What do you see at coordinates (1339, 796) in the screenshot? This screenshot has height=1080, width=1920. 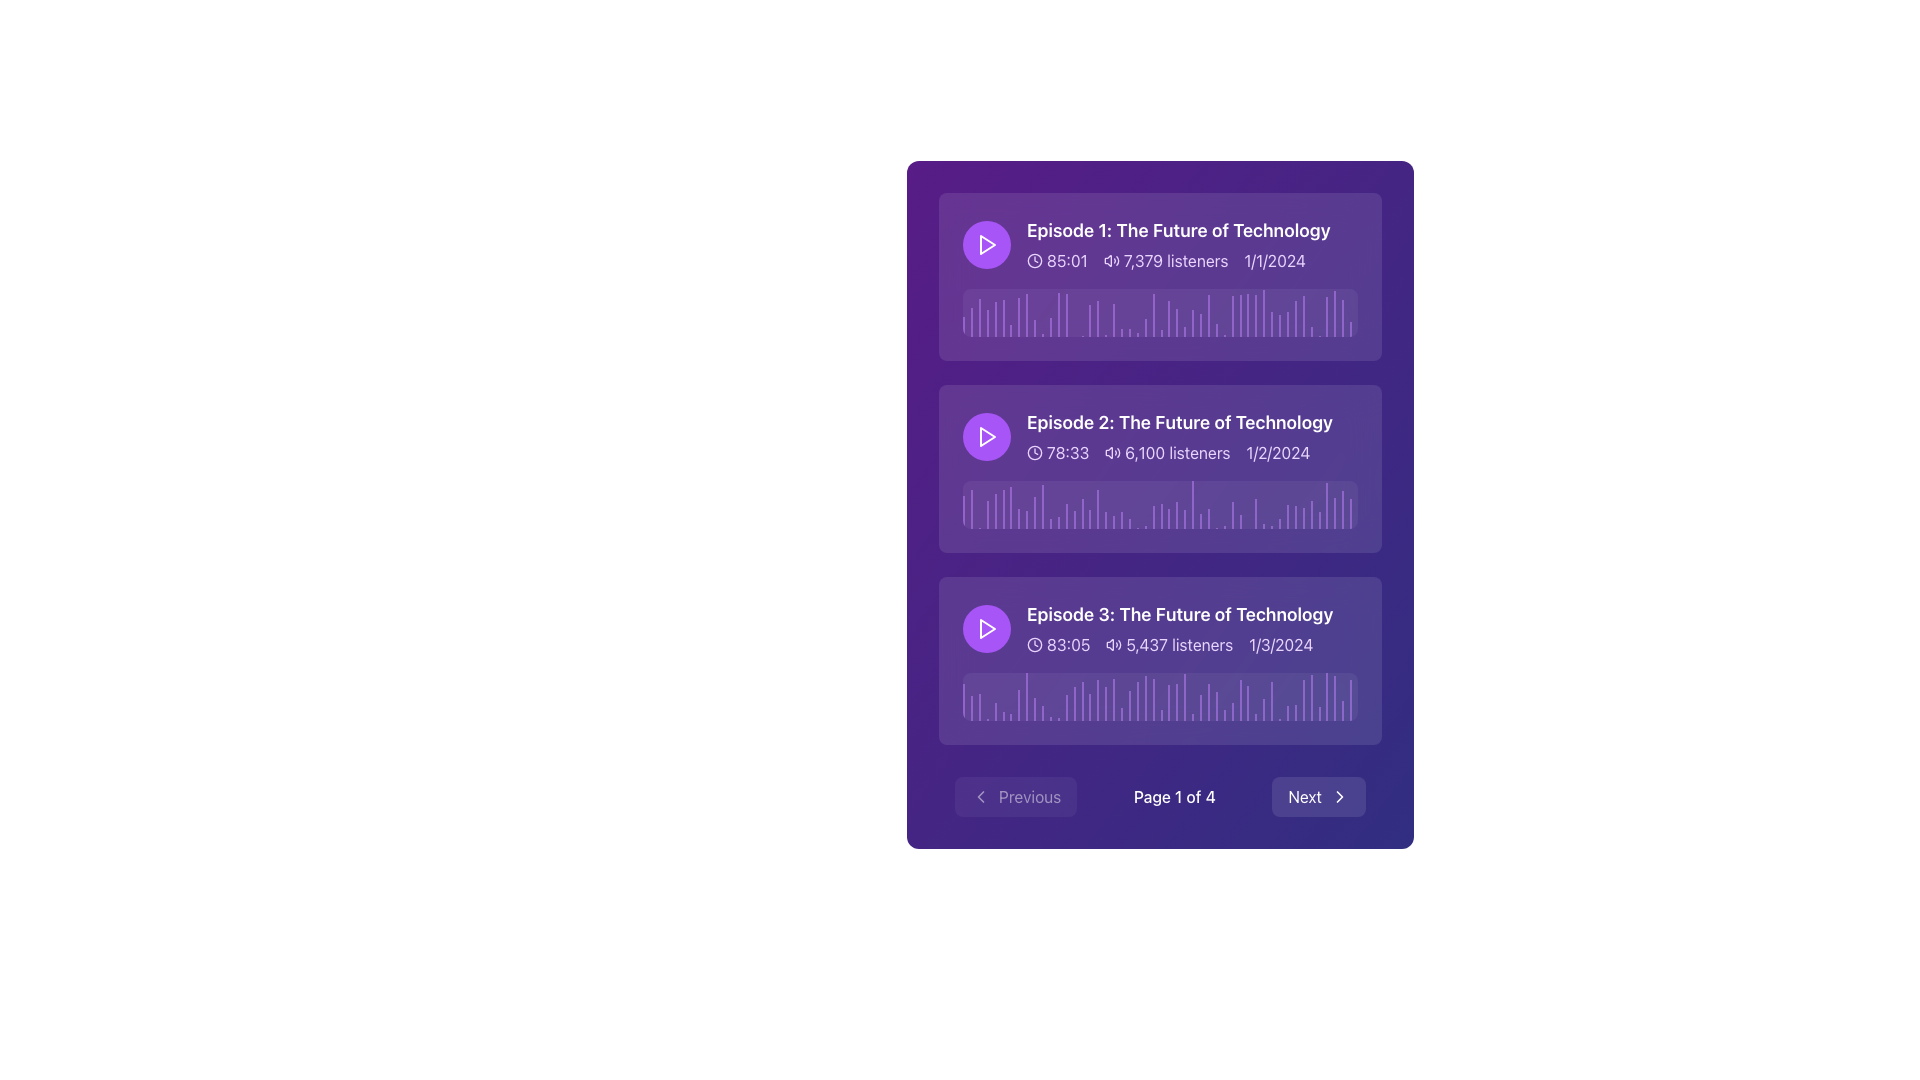 I see `the decorative chevron icon pointing to the right, which is located inside the 'Next' button at the bottom right of the interface` at bounding box center [1339, 796].